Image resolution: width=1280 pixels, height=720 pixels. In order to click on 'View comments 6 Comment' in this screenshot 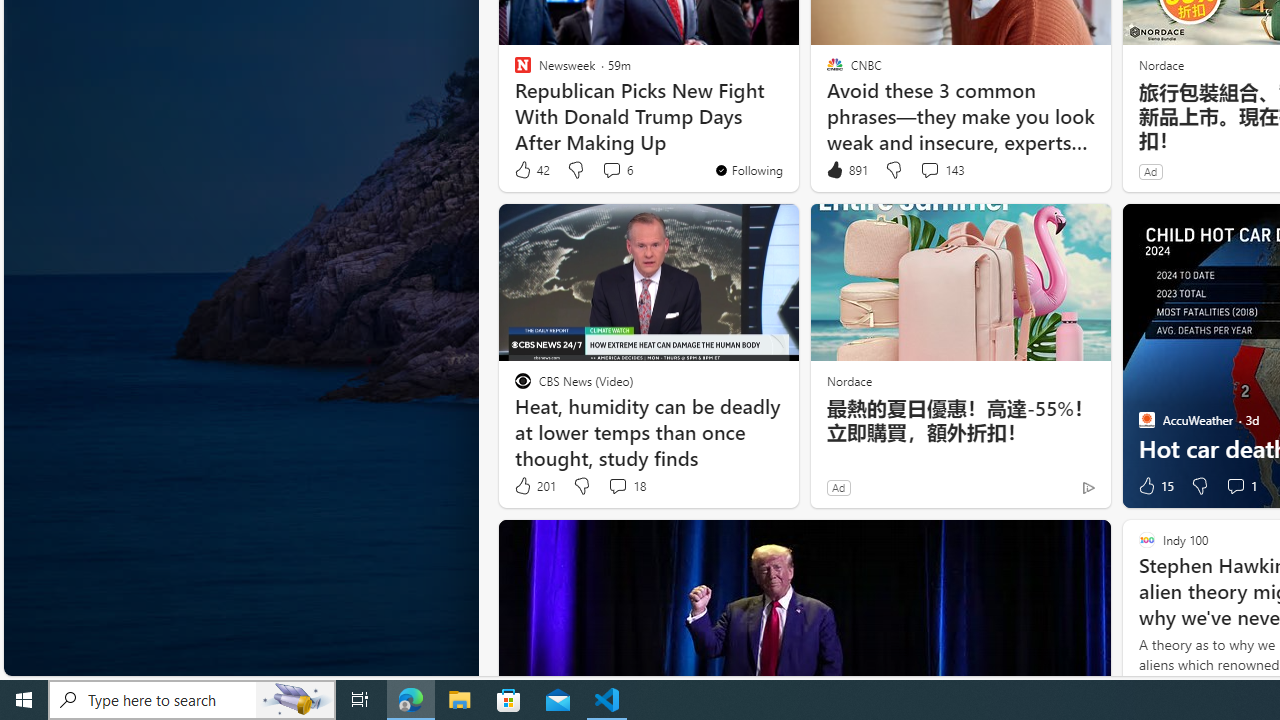, I will do `click(615, 169)`.